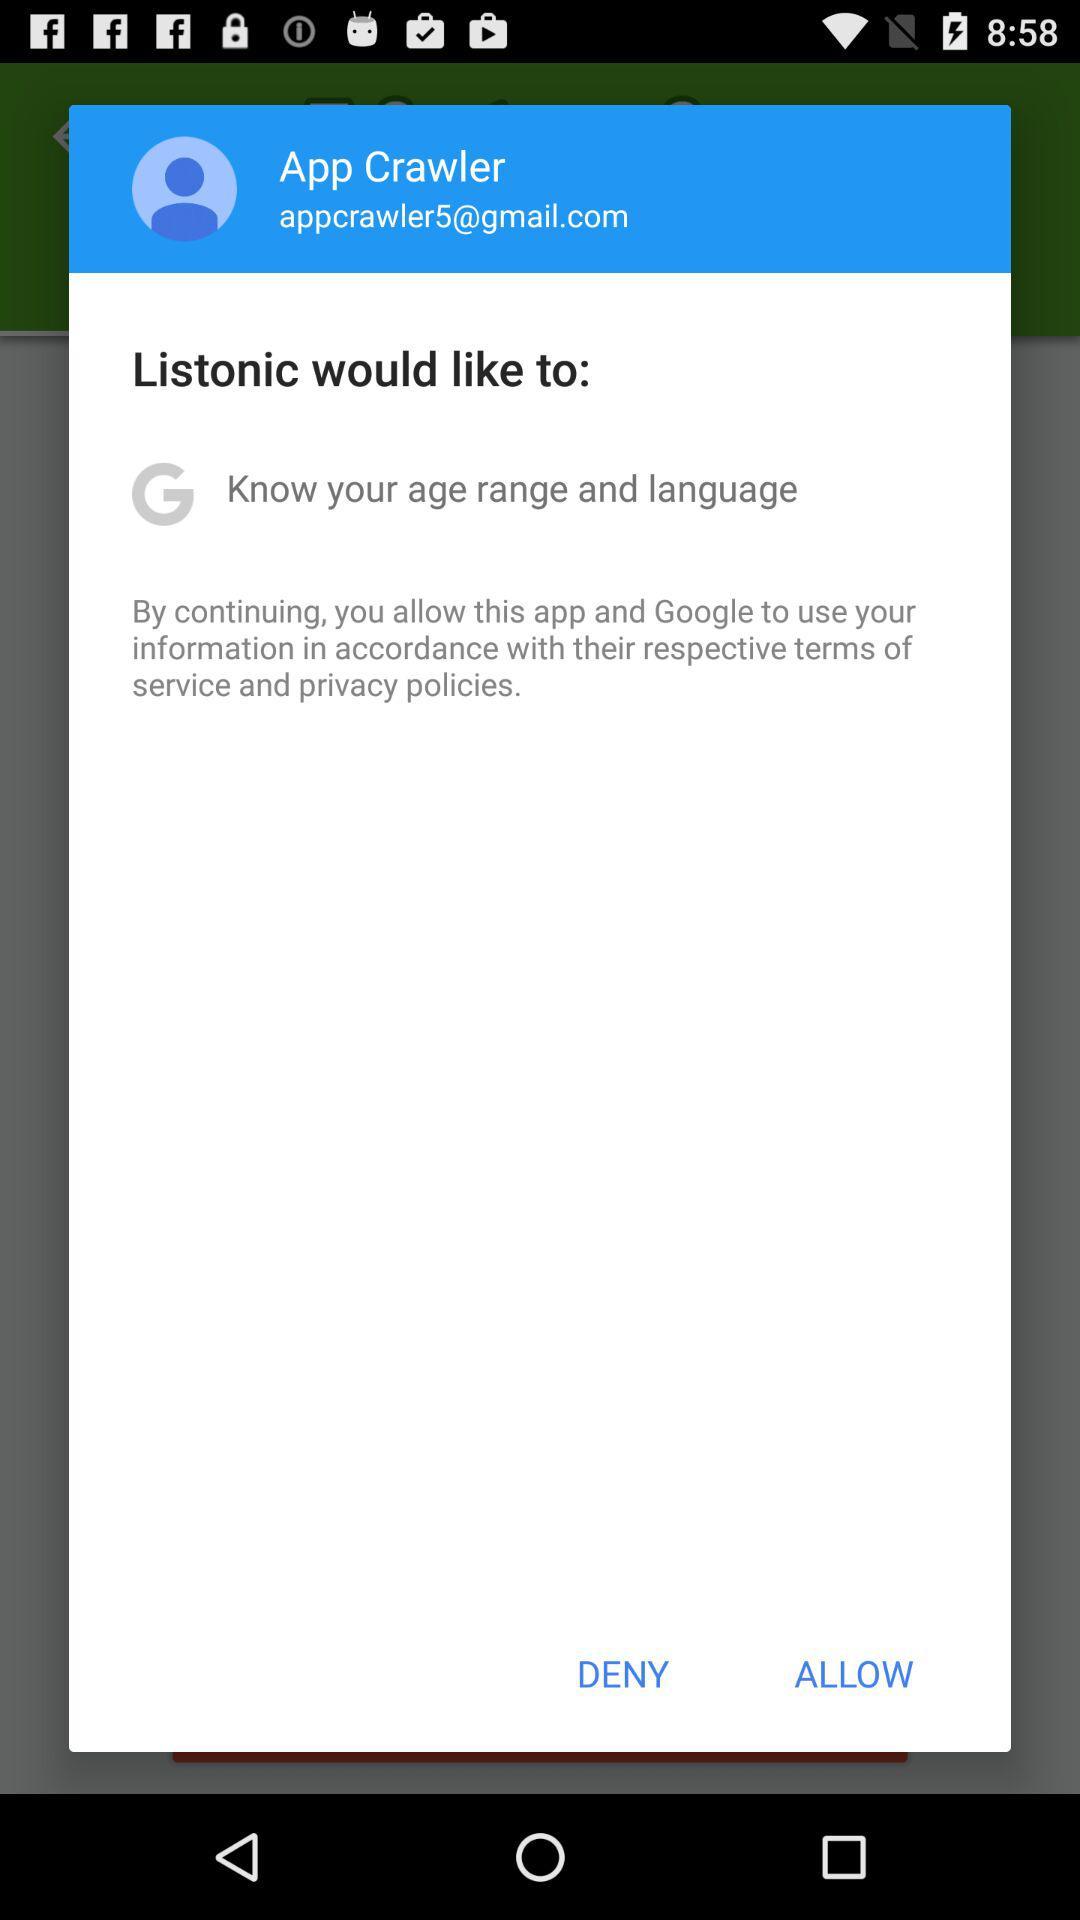 This screenshot has height=1920, width=1080. I want to click on the deny icon, so click(621, 1673).